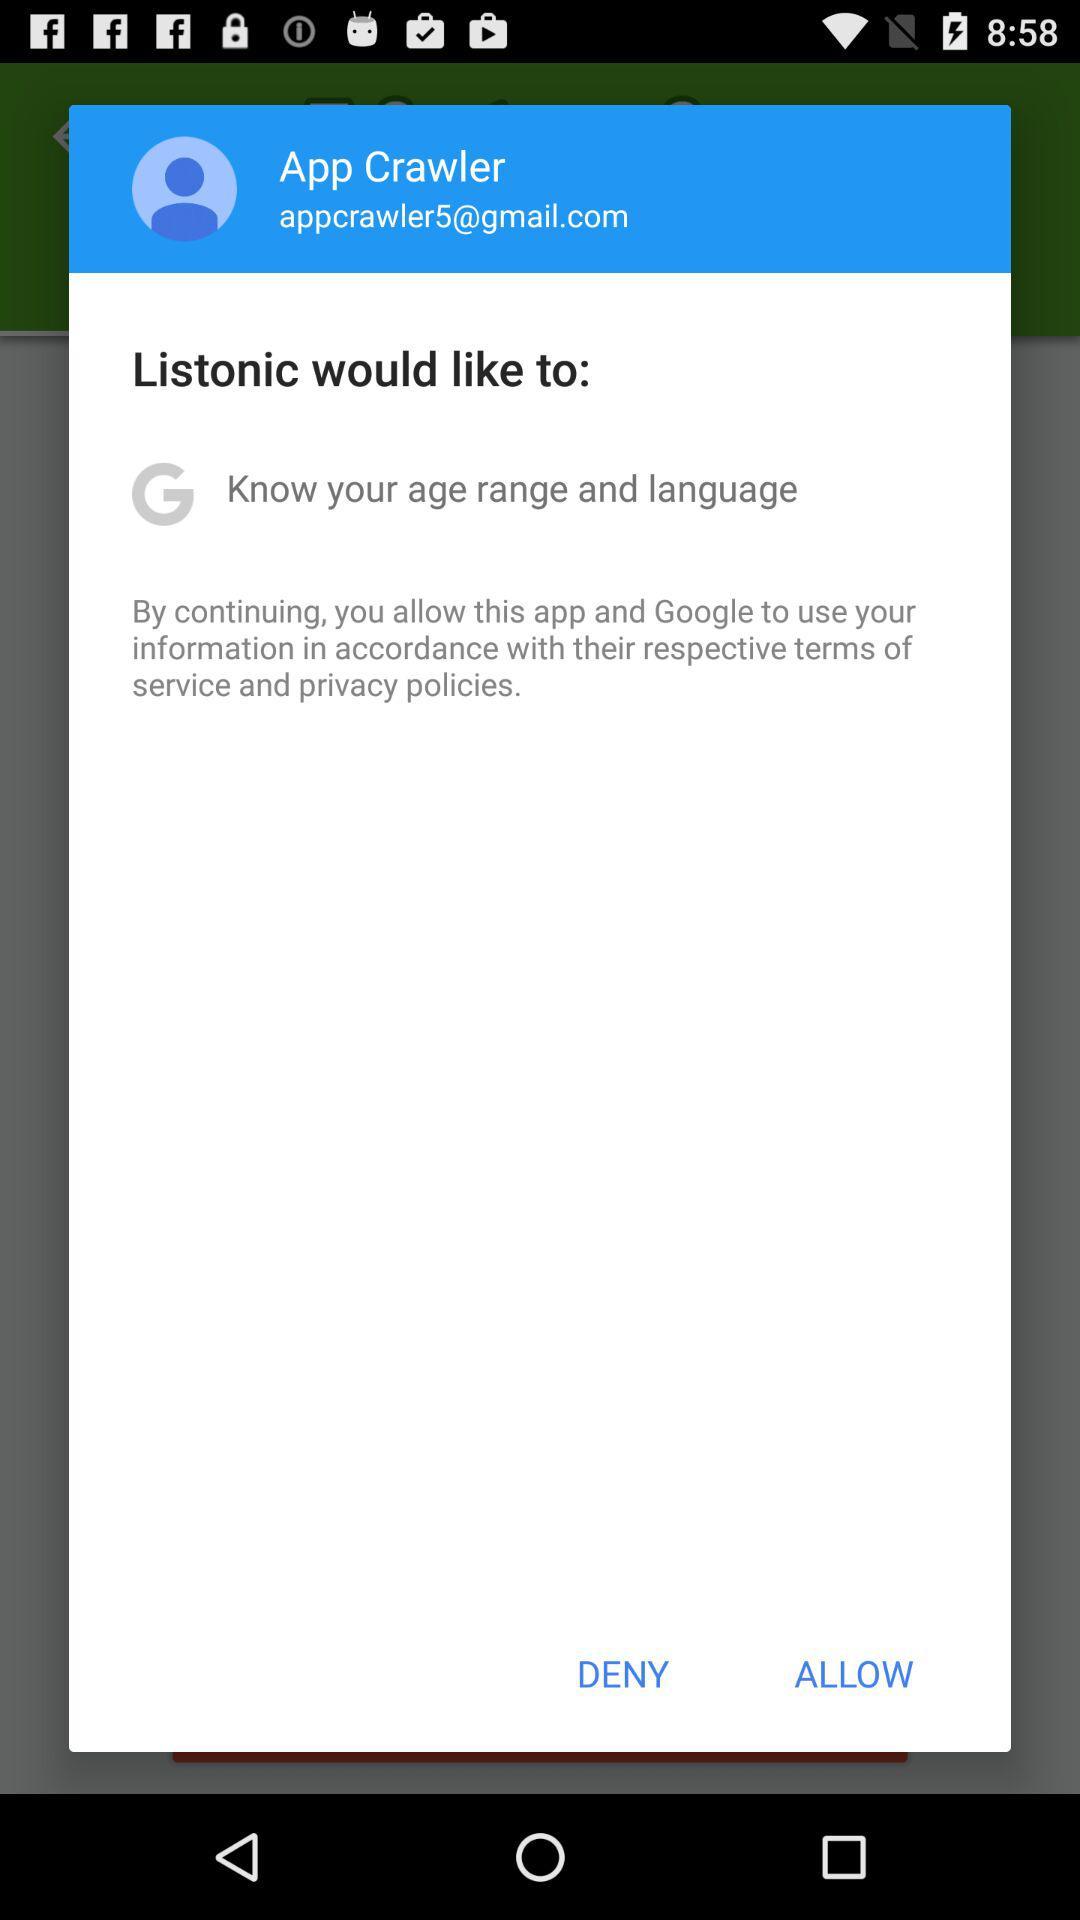 This screenshot has height=1920, width=1080. I want to click on the deny icon, so click(621, 1673).